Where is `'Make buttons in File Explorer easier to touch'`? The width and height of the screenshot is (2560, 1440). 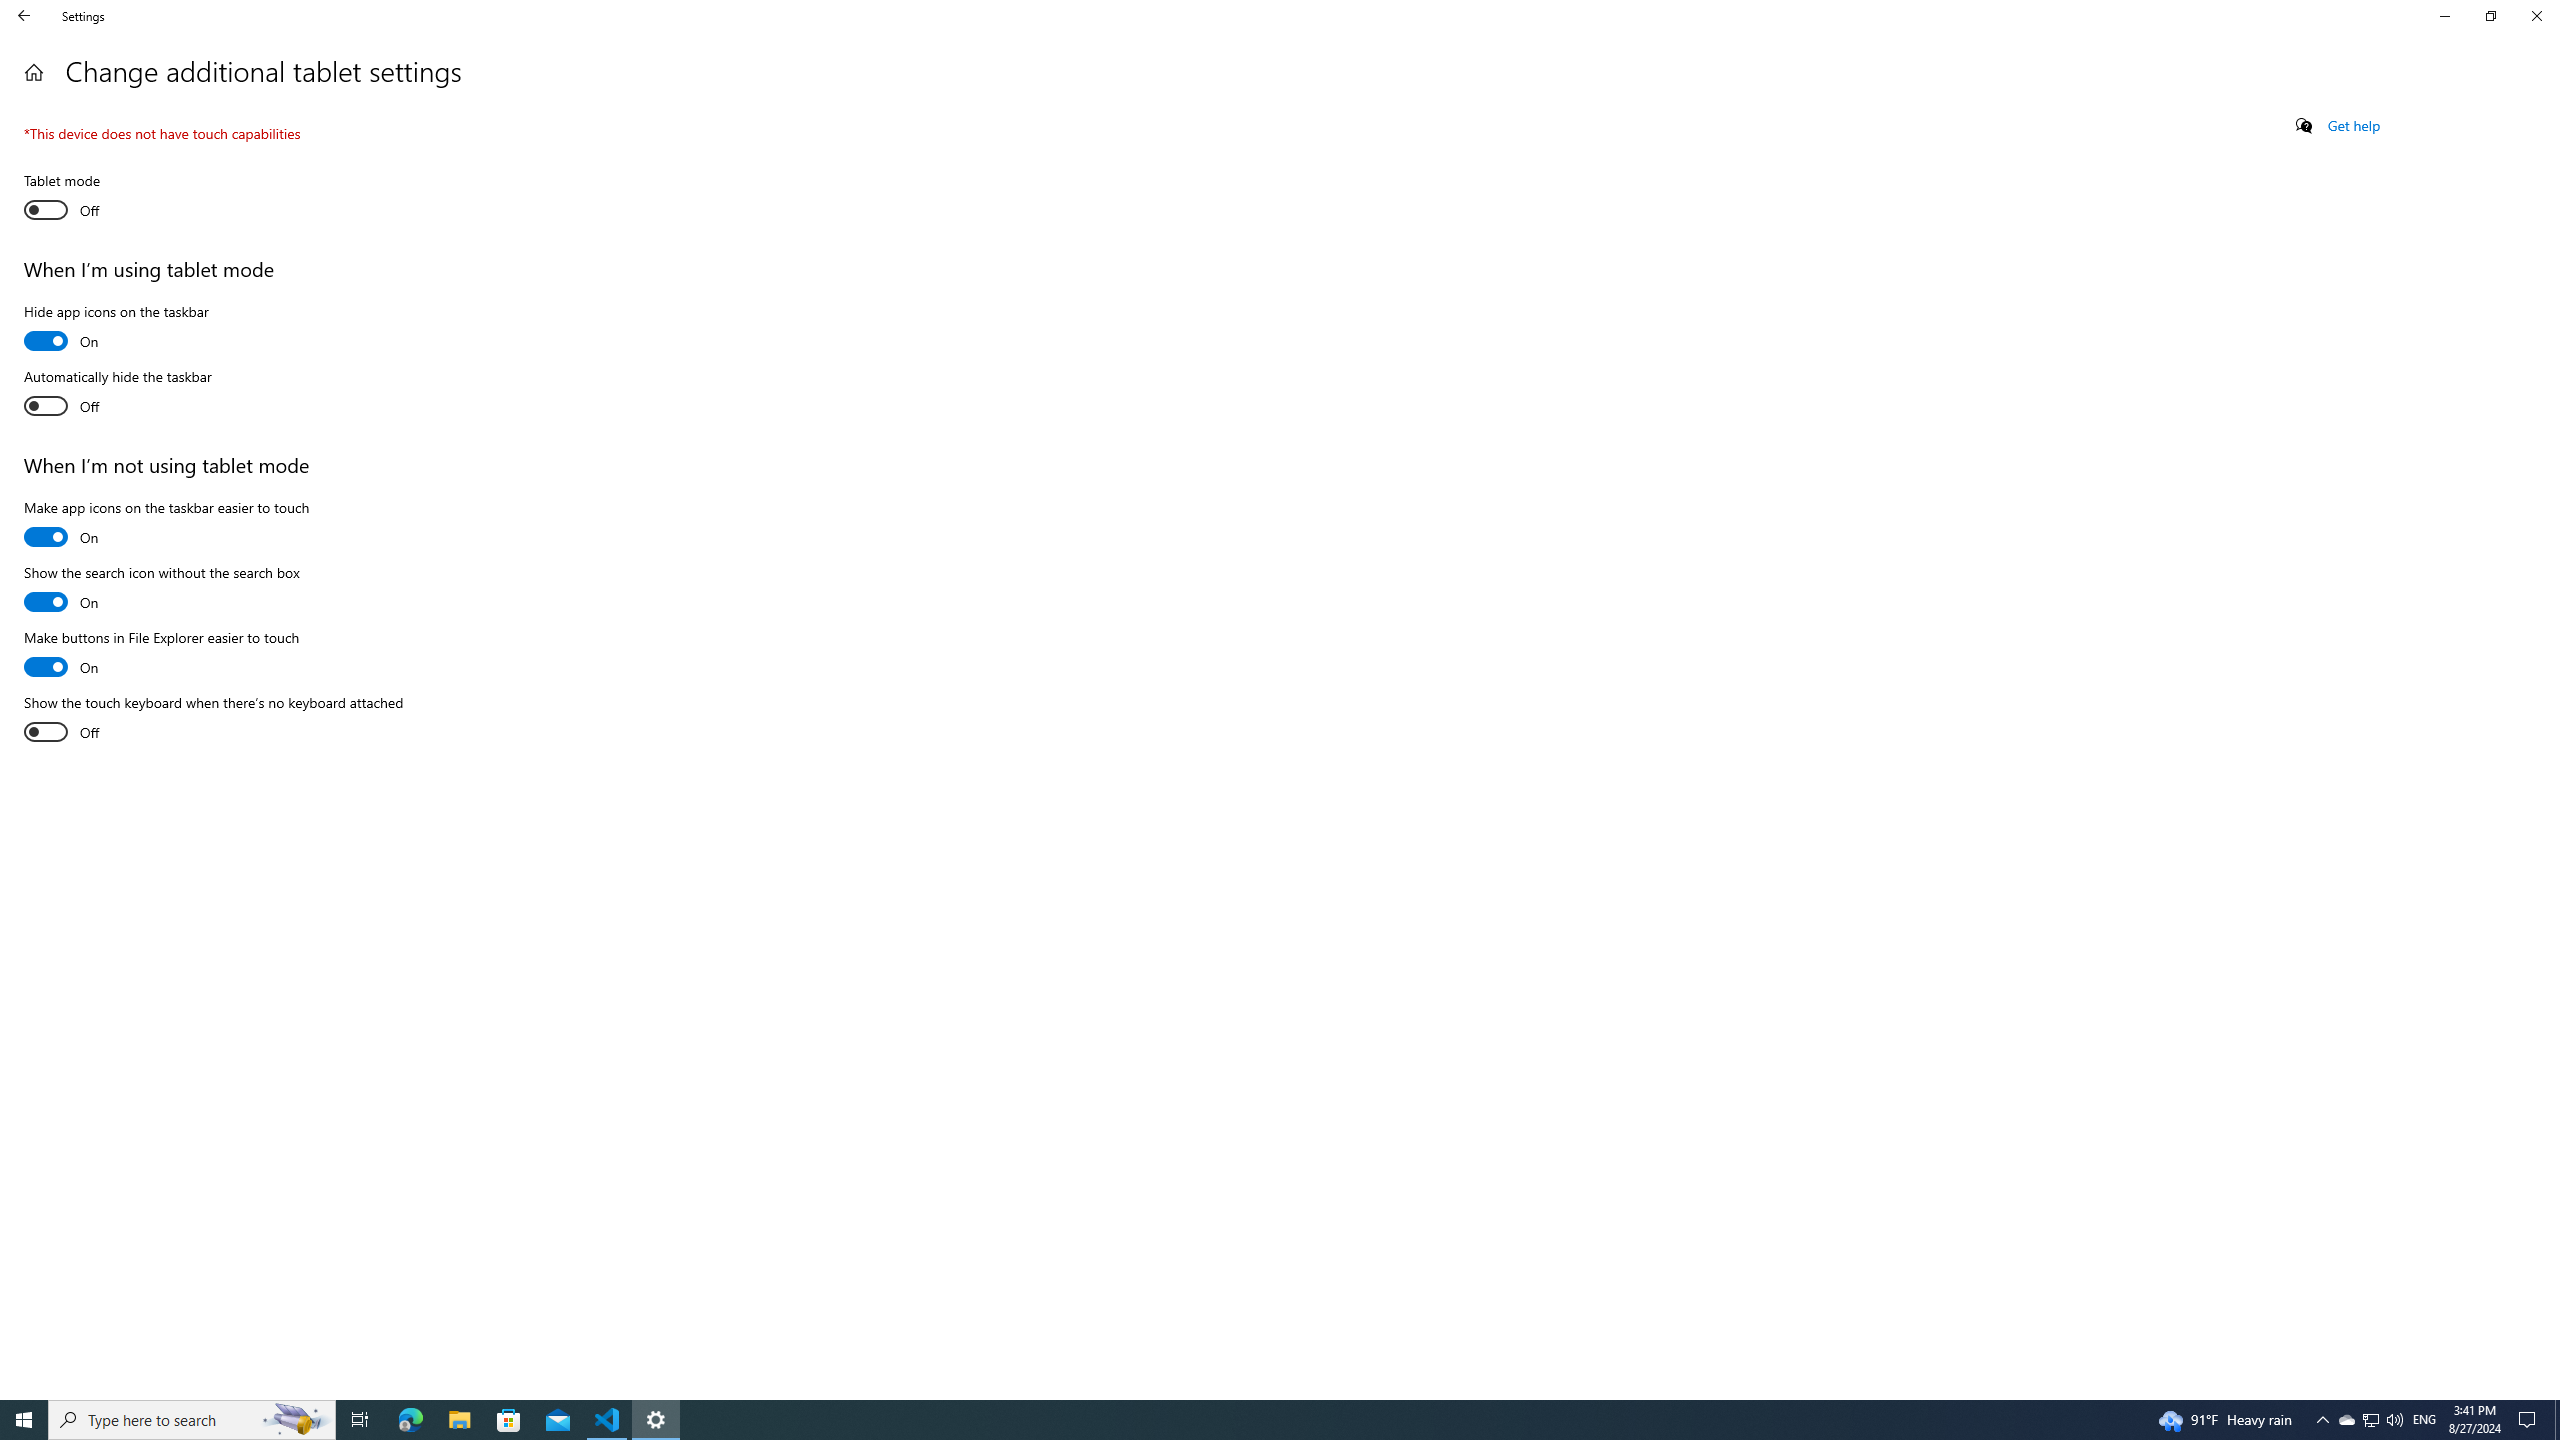 'Make buttons in File Explorer easier to touch' is located at coordinates (160, 654).